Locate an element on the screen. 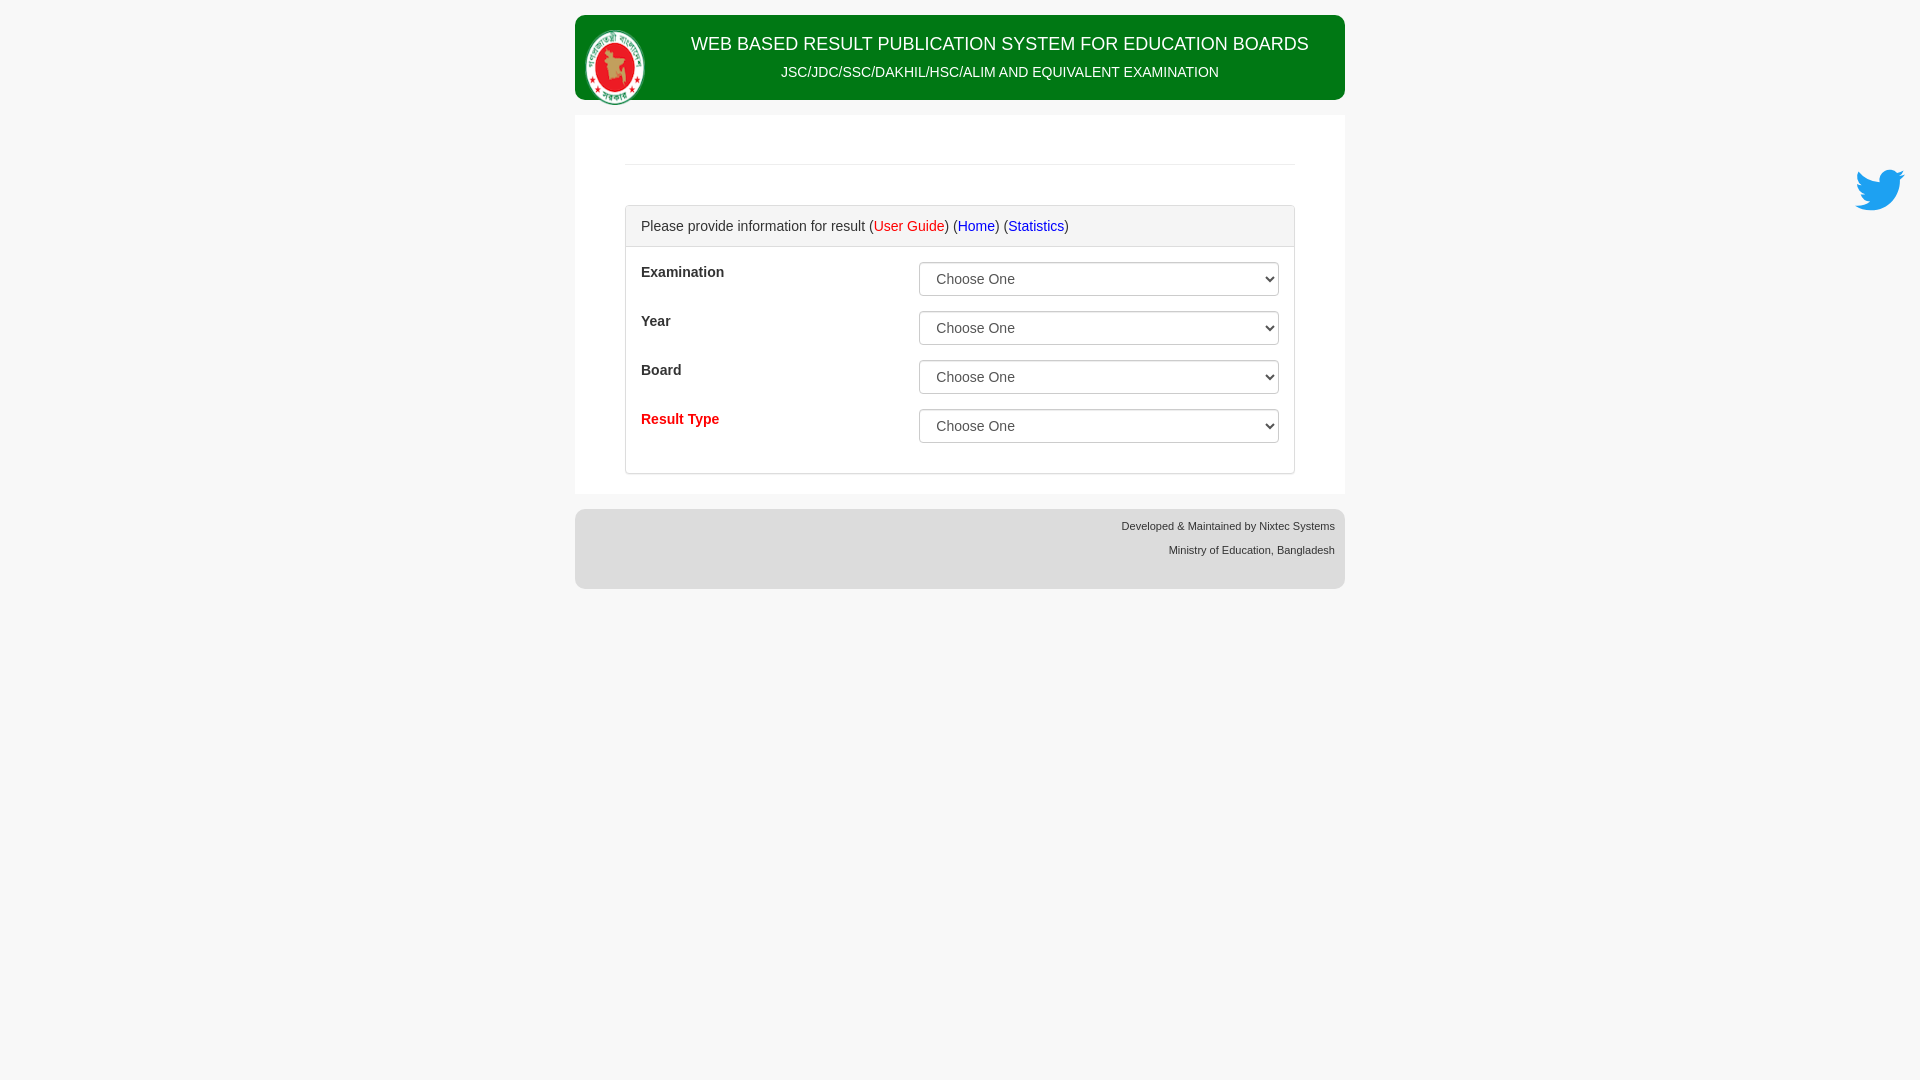 Image resolution: width=1920 pixels, height=1080 pixels. 'User Guide' is located at coordinates (908, 225).